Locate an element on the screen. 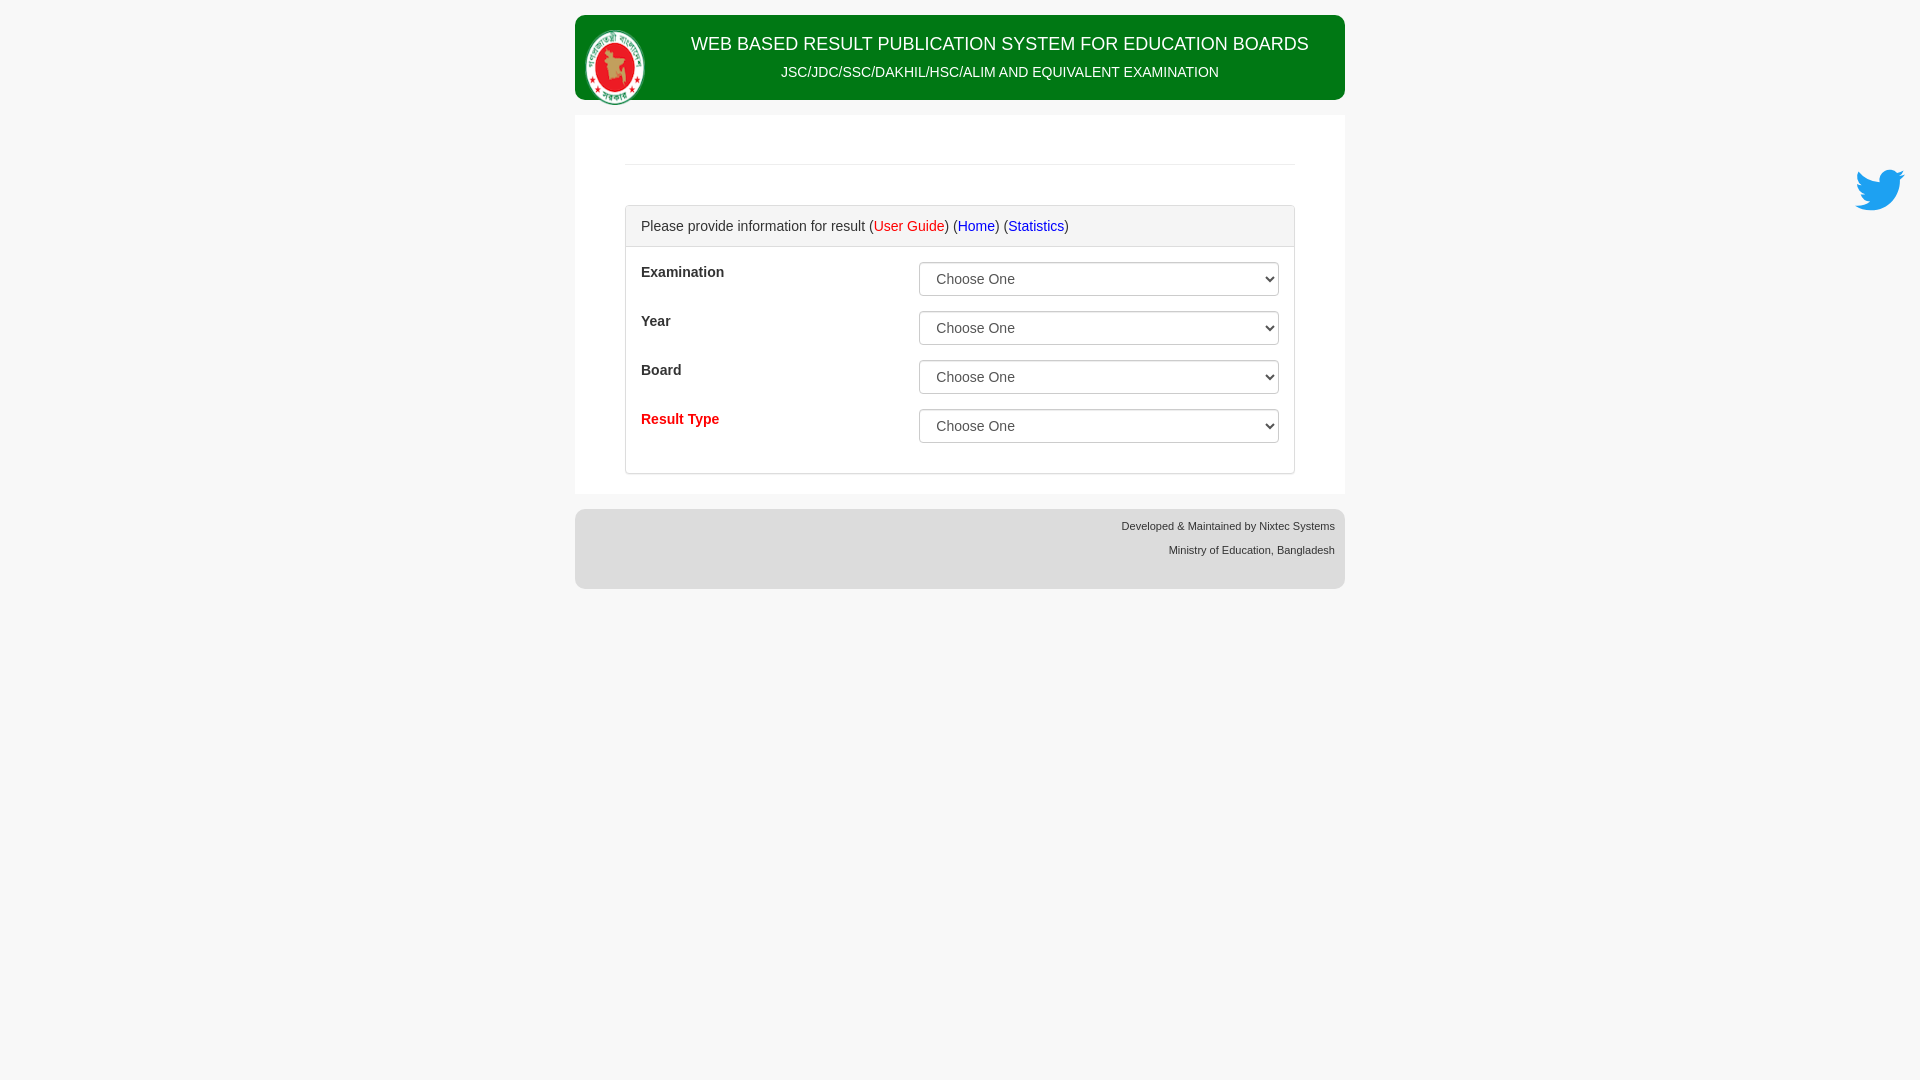 Image resolution: width=1920 pixels, height=1080 pixels. 'User Guide' is located at coordinates (908, 225).